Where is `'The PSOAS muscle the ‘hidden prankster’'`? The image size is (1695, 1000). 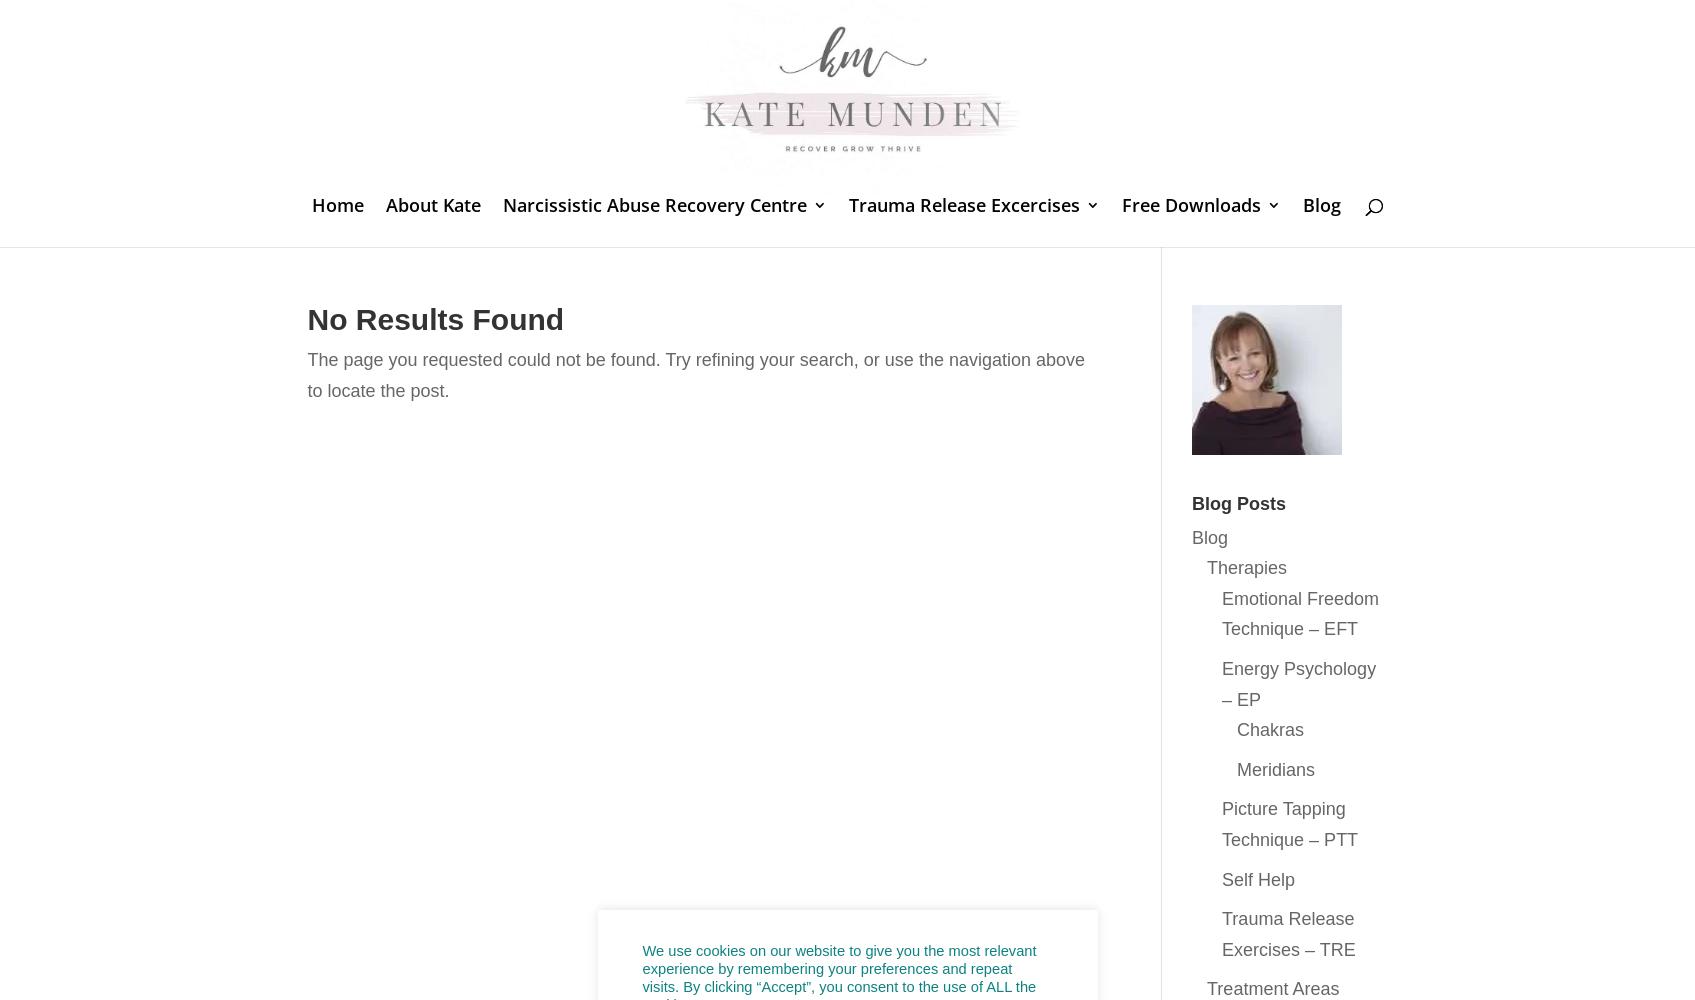 'The PSOAS muscle the ‘hidden prankster’' is located at coordinates (968, 426).